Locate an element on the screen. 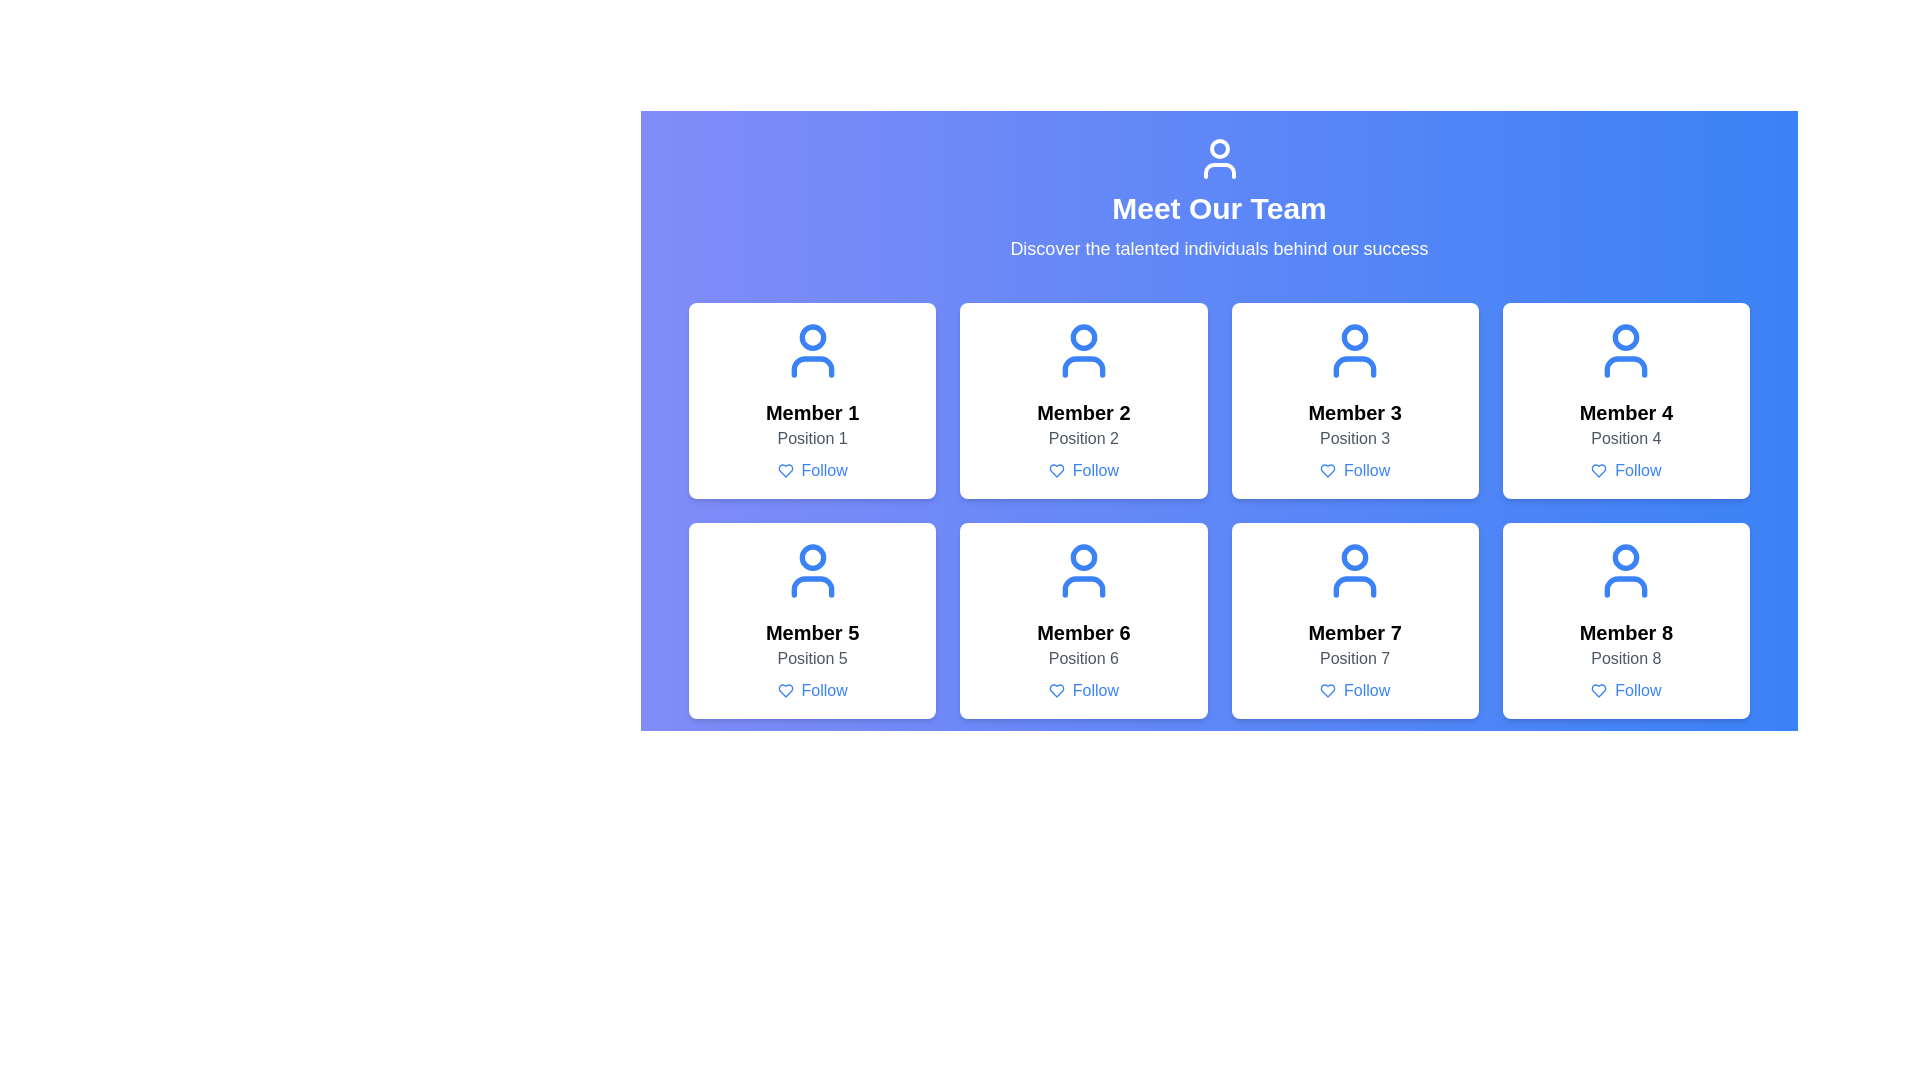 This screenshot has width=1920, height=1080. the text label reading 'Member 5' which is styled in bold and large font, located in the second row and first column of the member card is located at coordinates (812, 632).